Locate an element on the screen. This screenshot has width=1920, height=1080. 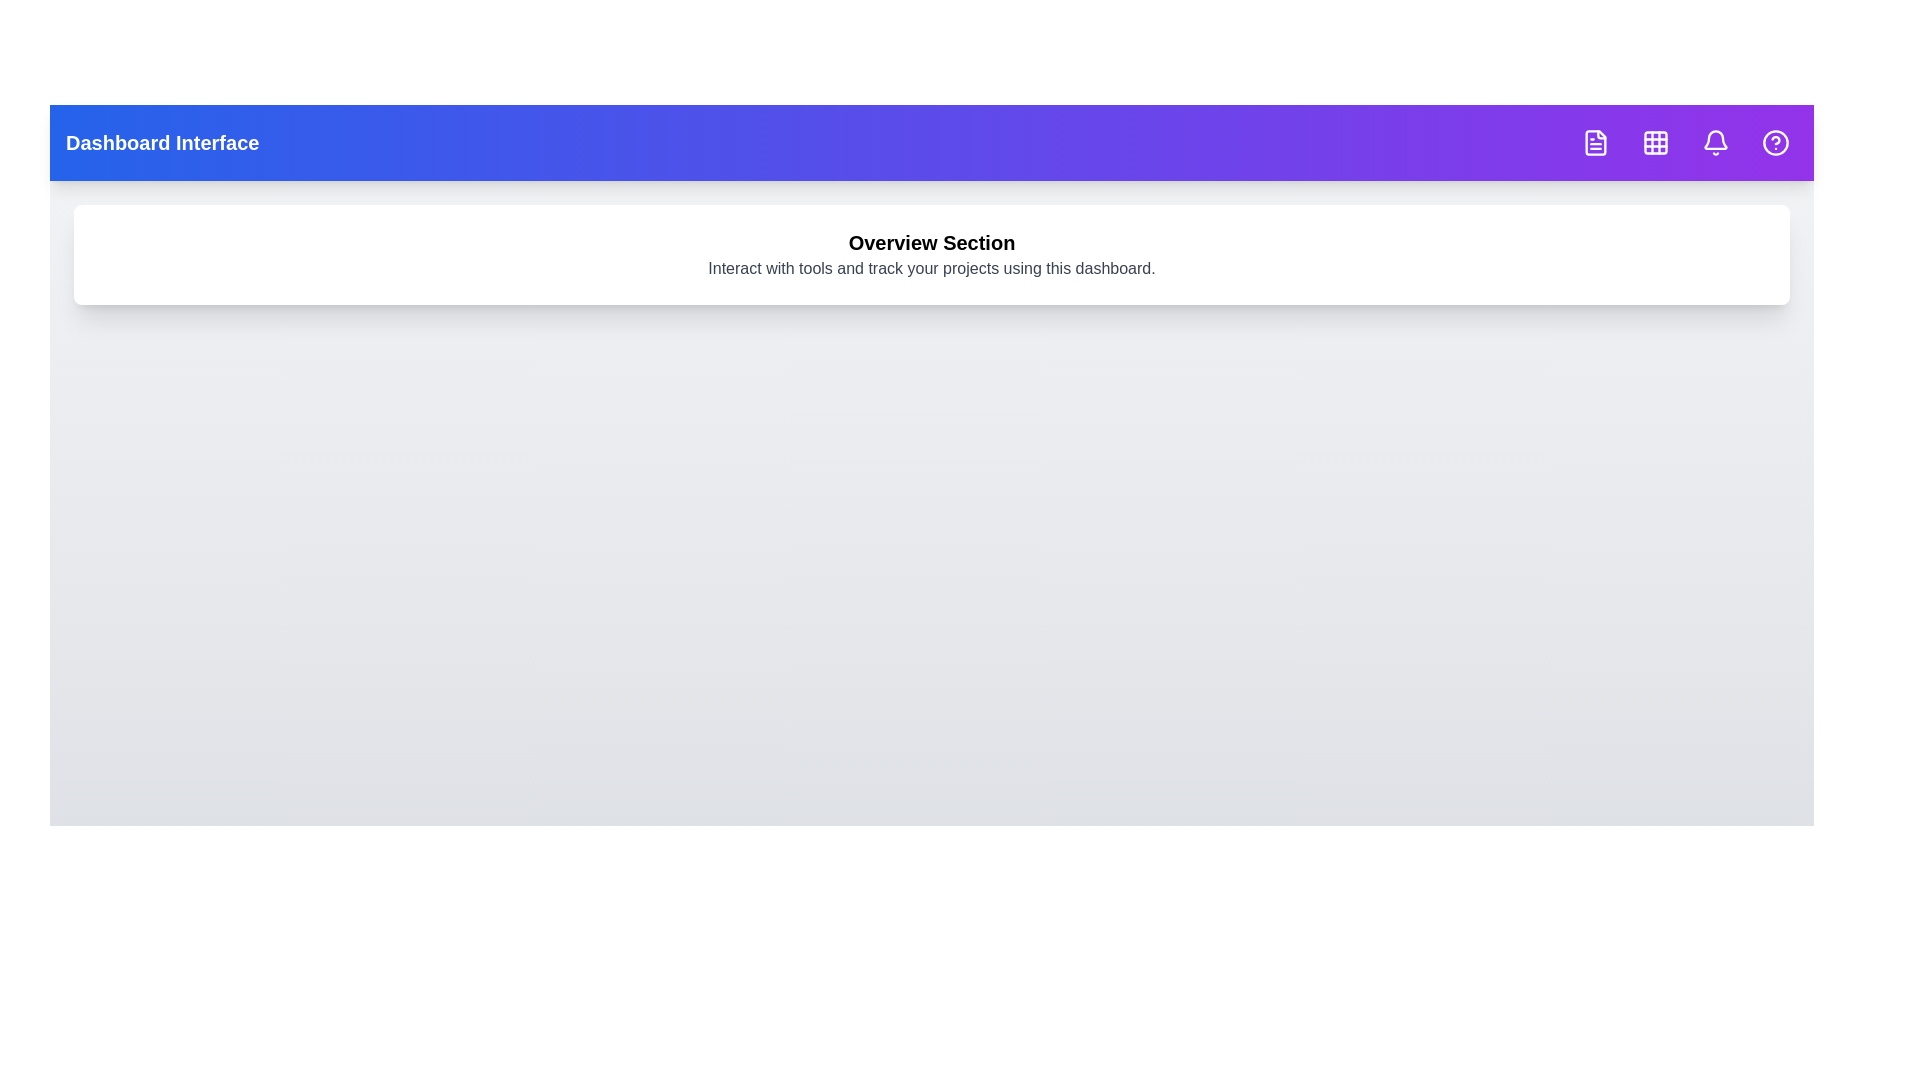
the icon with Help Circle tooltip to inspect its hover effect is located at coordinates (1776, 141).